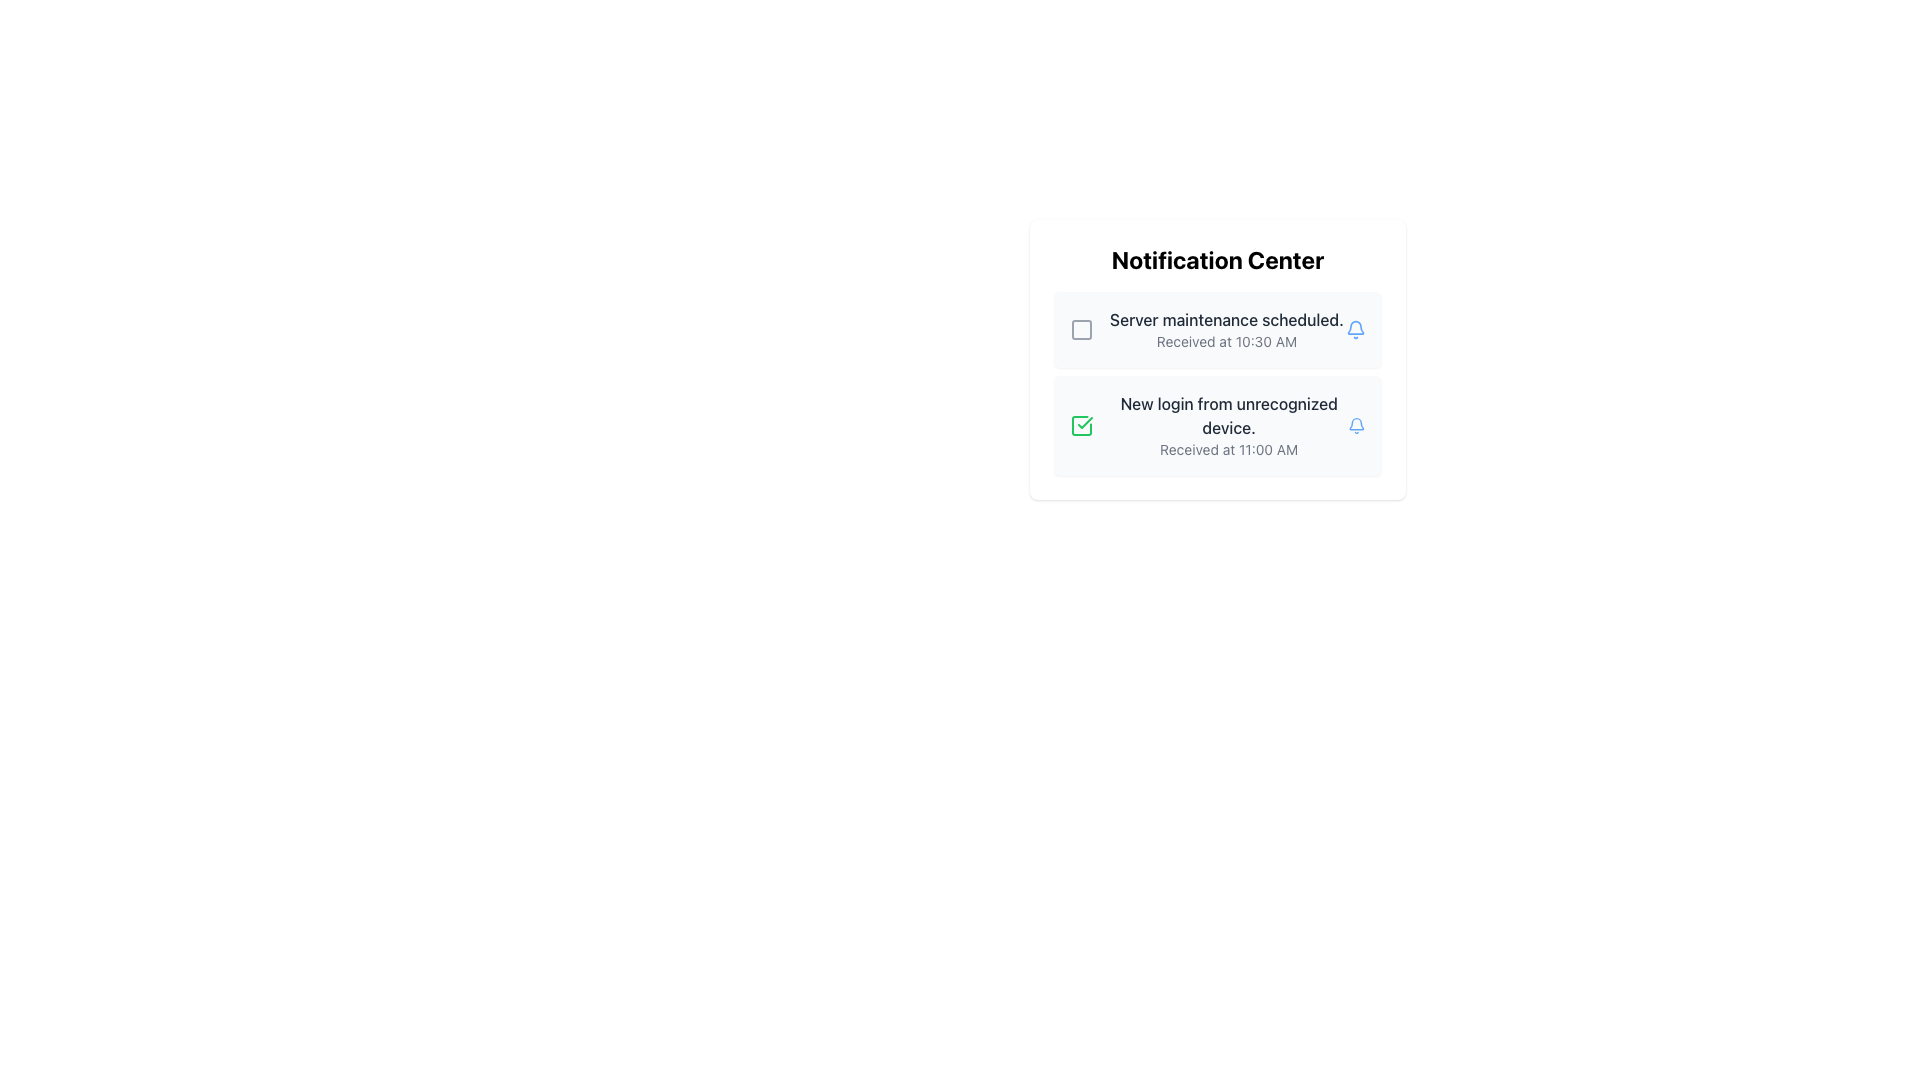 This screenshot has height=1080, width=1920. I want to click on the text display that shows 'New login from unrecognized device.' located in the second notification card of the Notification Center, so click(1228, 415).